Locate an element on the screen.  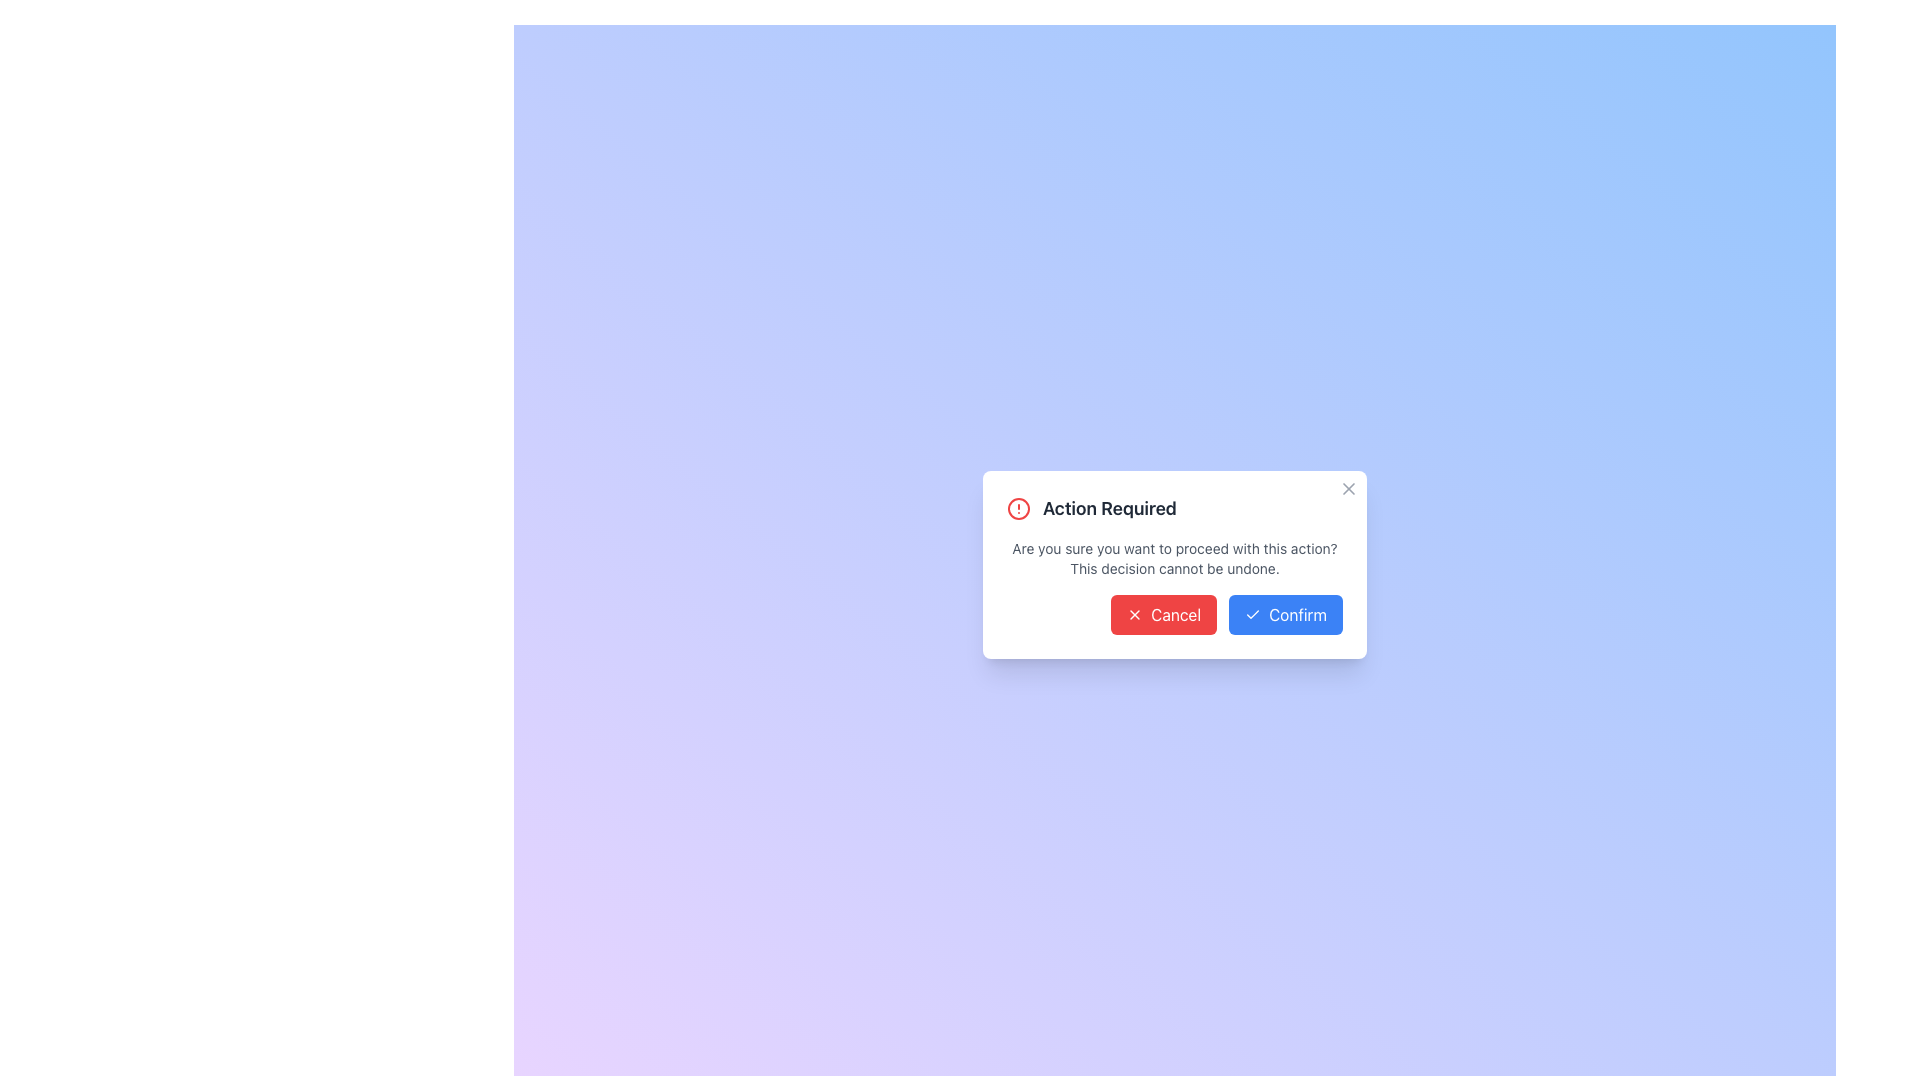
the blue 'Confirm' button with white text and a checkmark icon in the bottom-right corner of the modal dialog is located at coordinates (1286, 613).